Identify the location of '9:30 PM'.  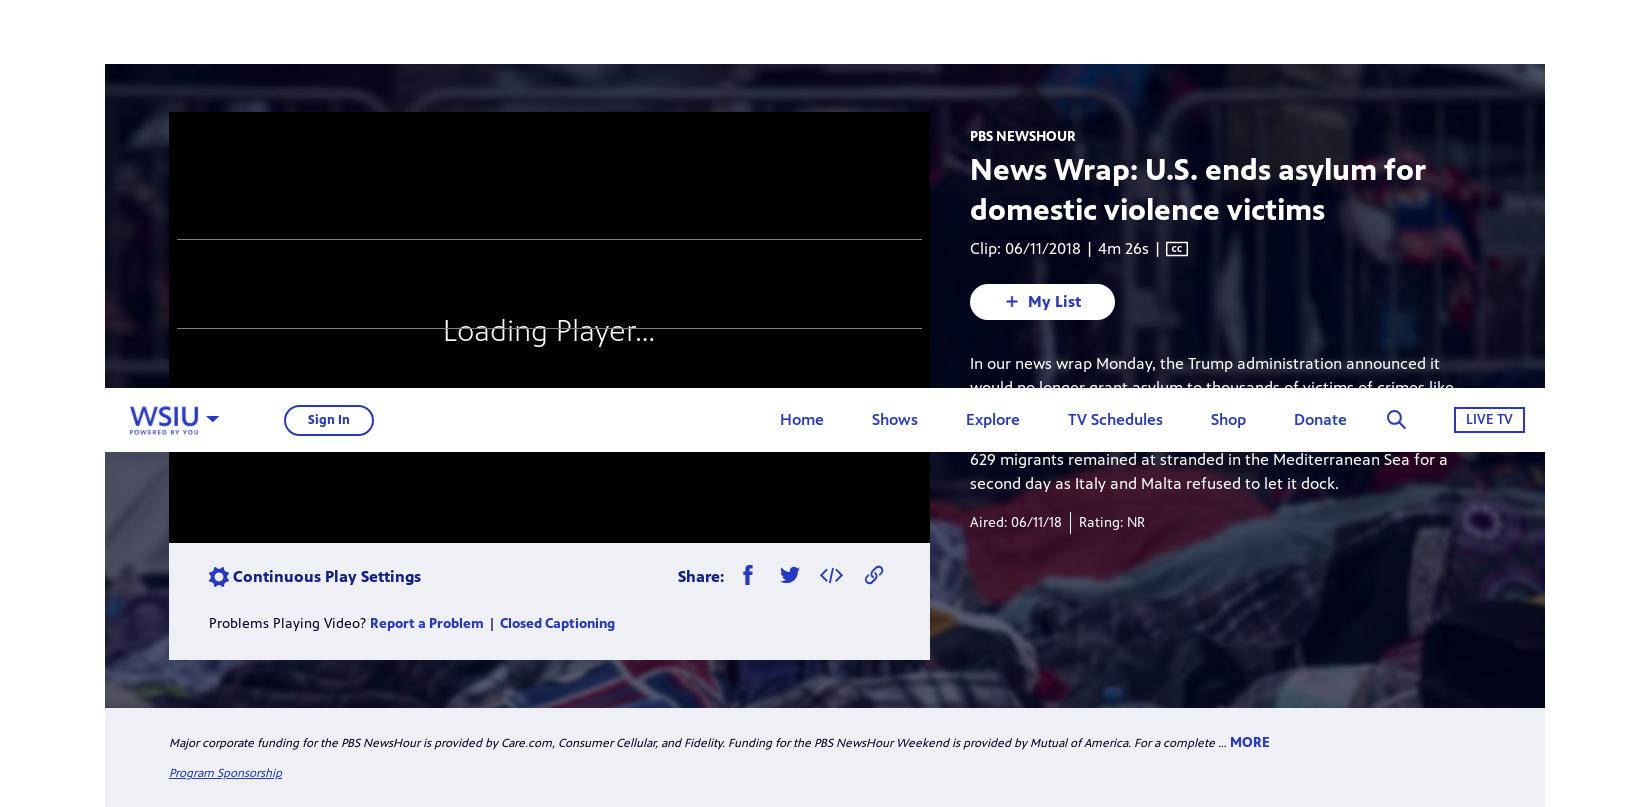
(927, 309).